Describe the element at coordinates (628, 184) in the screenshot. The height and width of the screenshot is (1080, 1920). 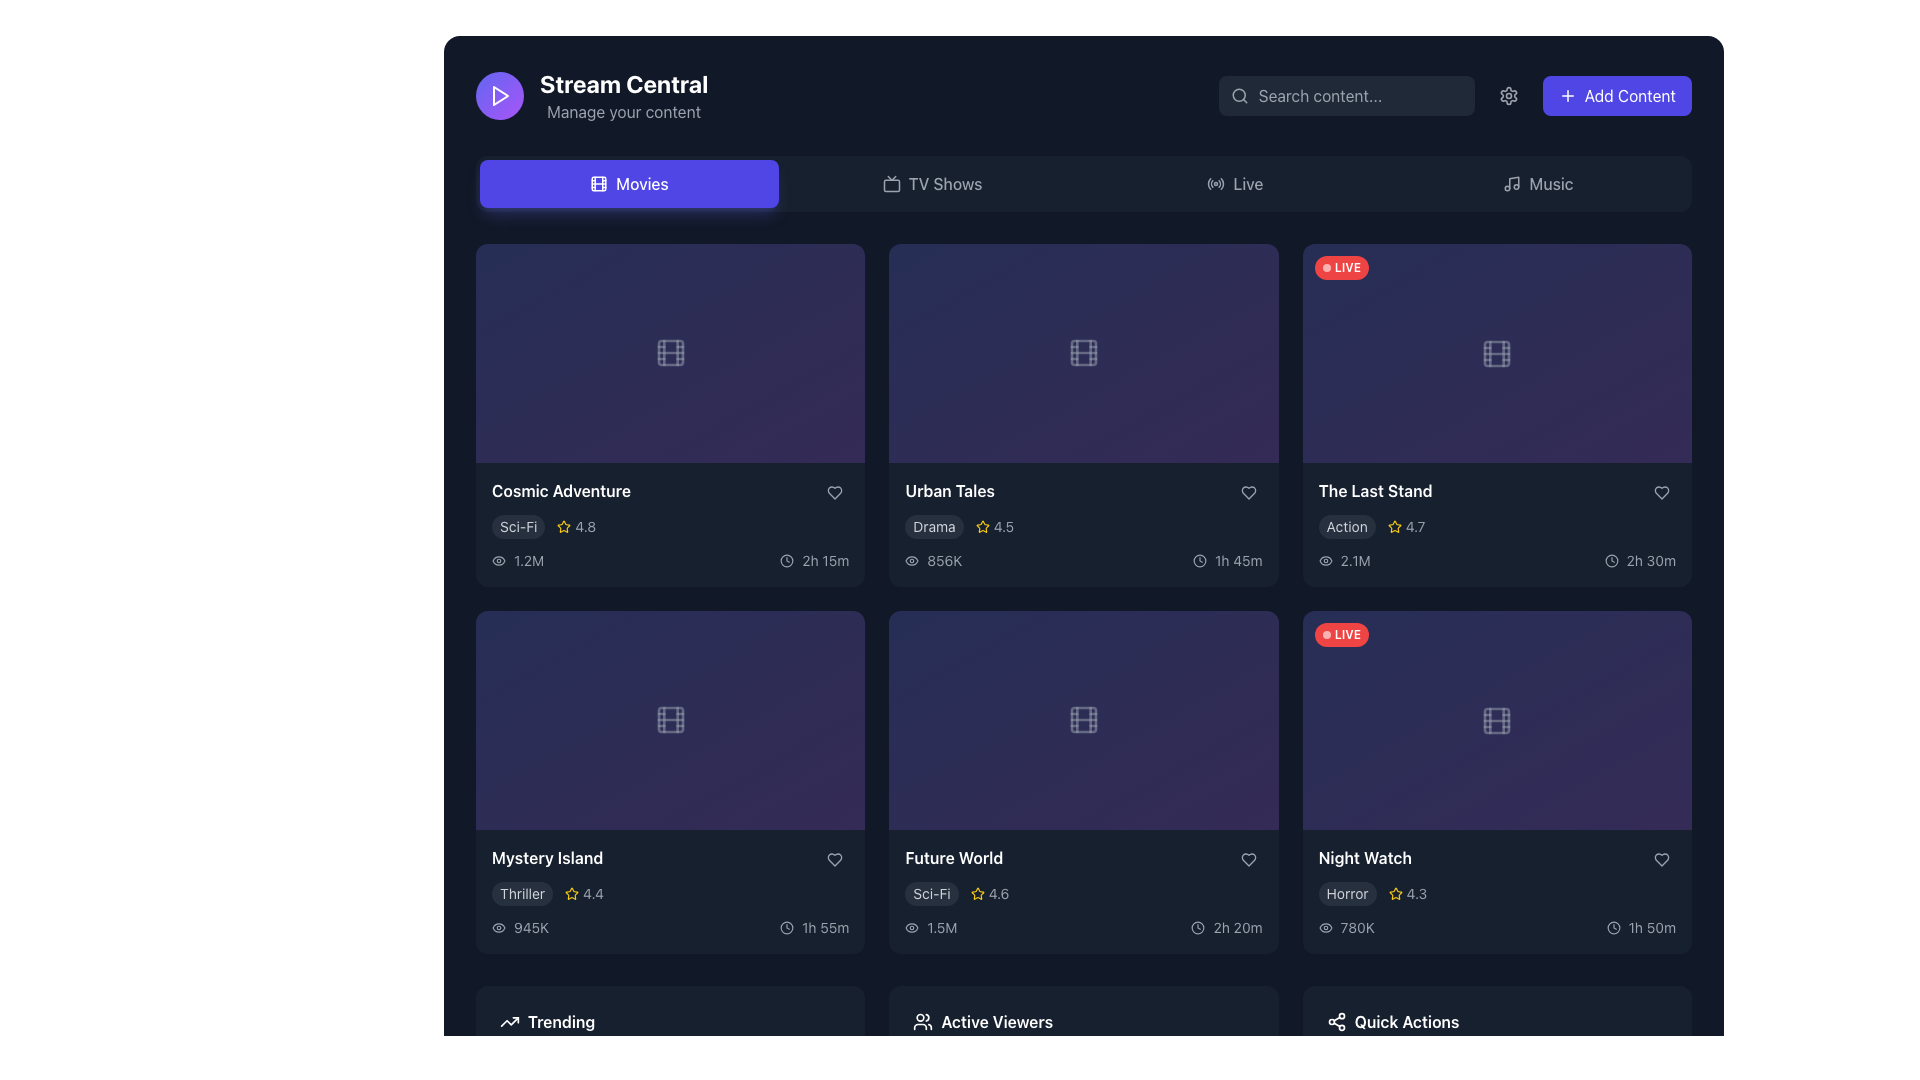
I see `the first button in the horizontal navigation bar labeled 'Movies'` at that location.